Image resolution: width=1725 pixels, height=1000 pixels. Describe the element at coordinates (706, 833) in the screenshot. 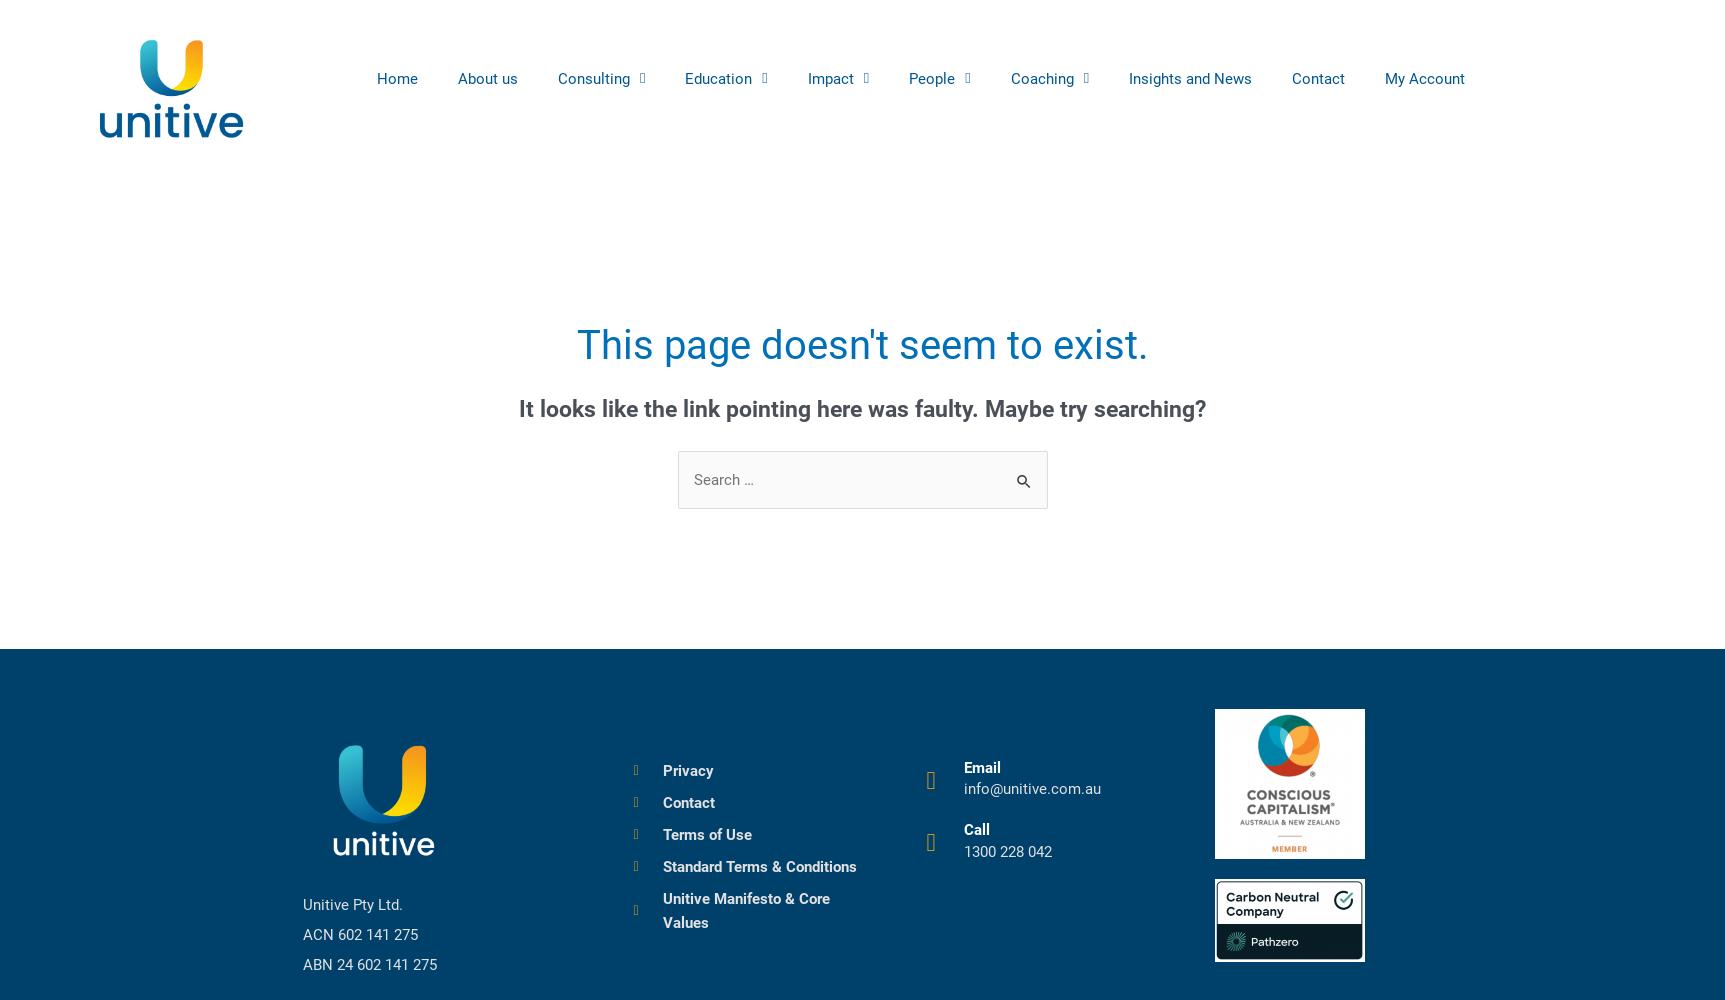

I see `'Terms of Use'` at that location.